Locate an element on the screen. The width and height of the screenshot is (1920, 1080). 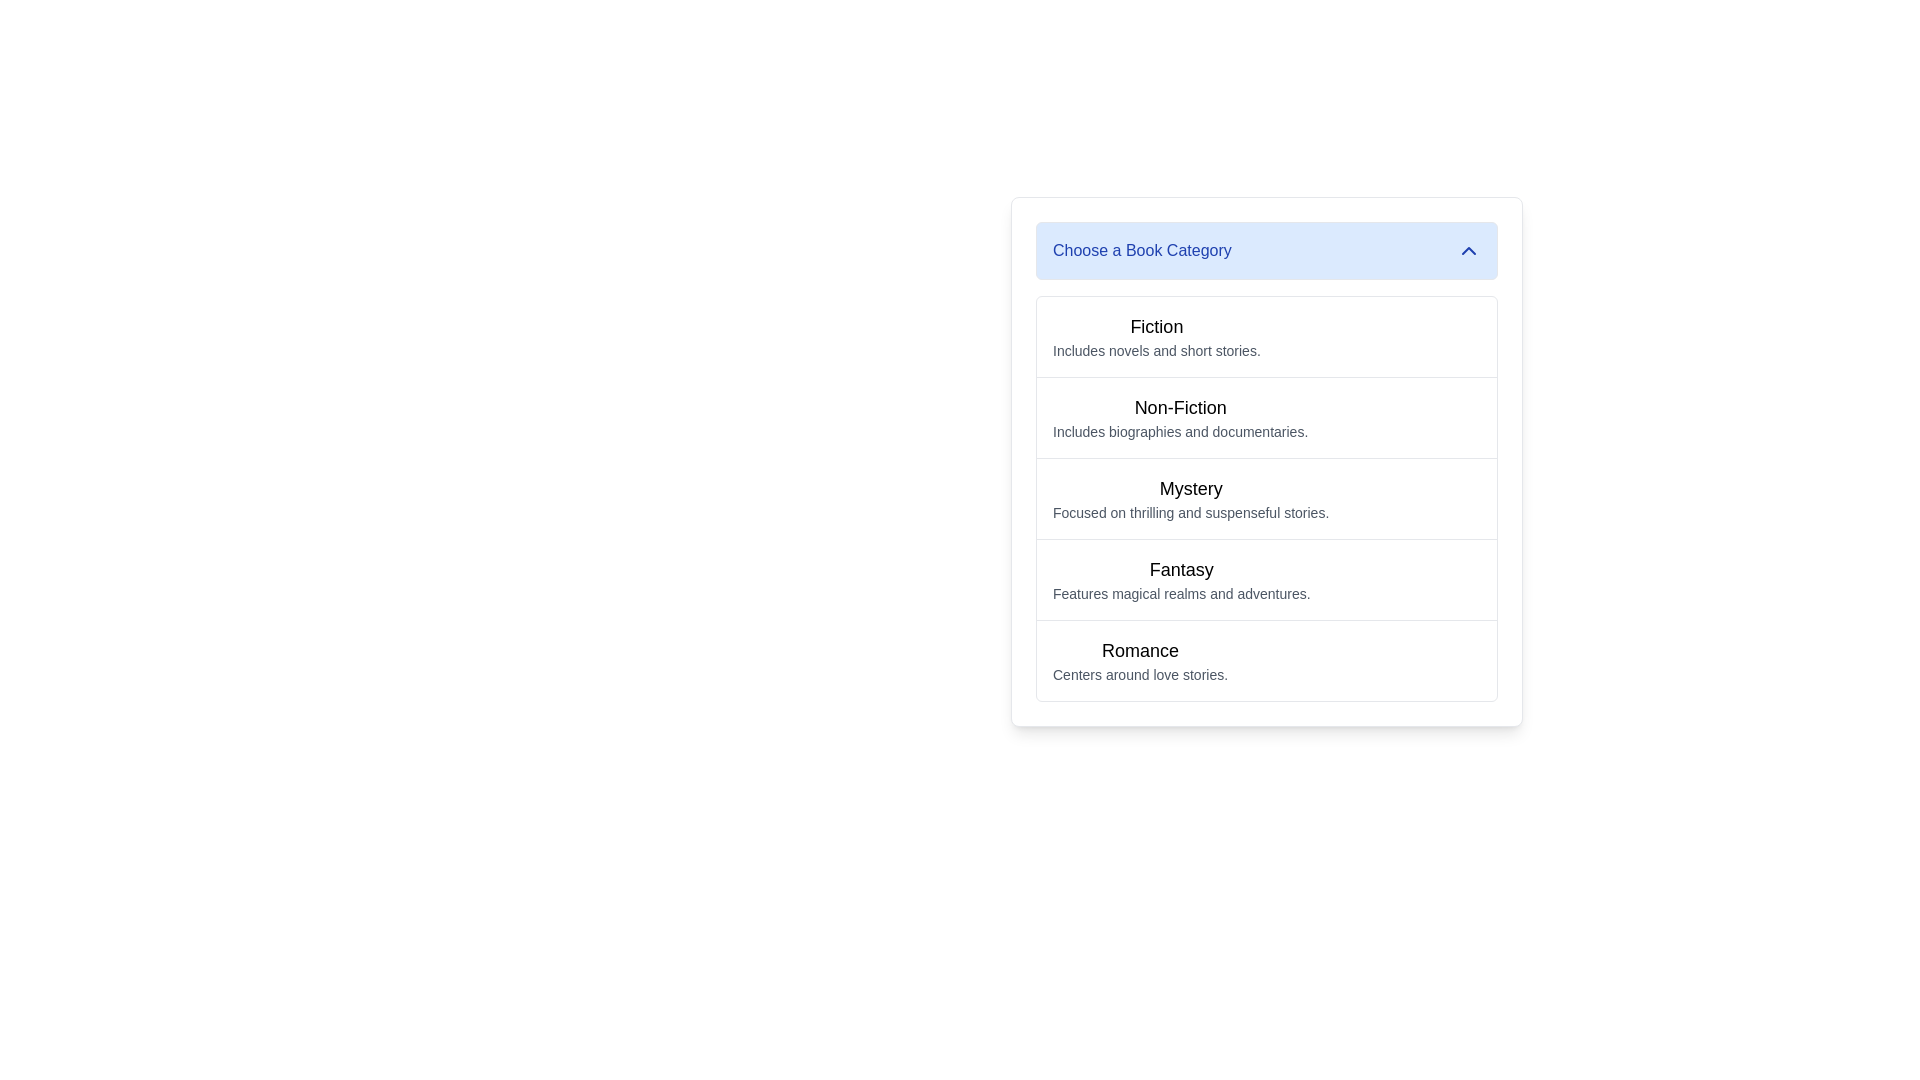
the 'Romance' button, which features a larger bold title and a smaller description is located at coordinates (1140, 660).